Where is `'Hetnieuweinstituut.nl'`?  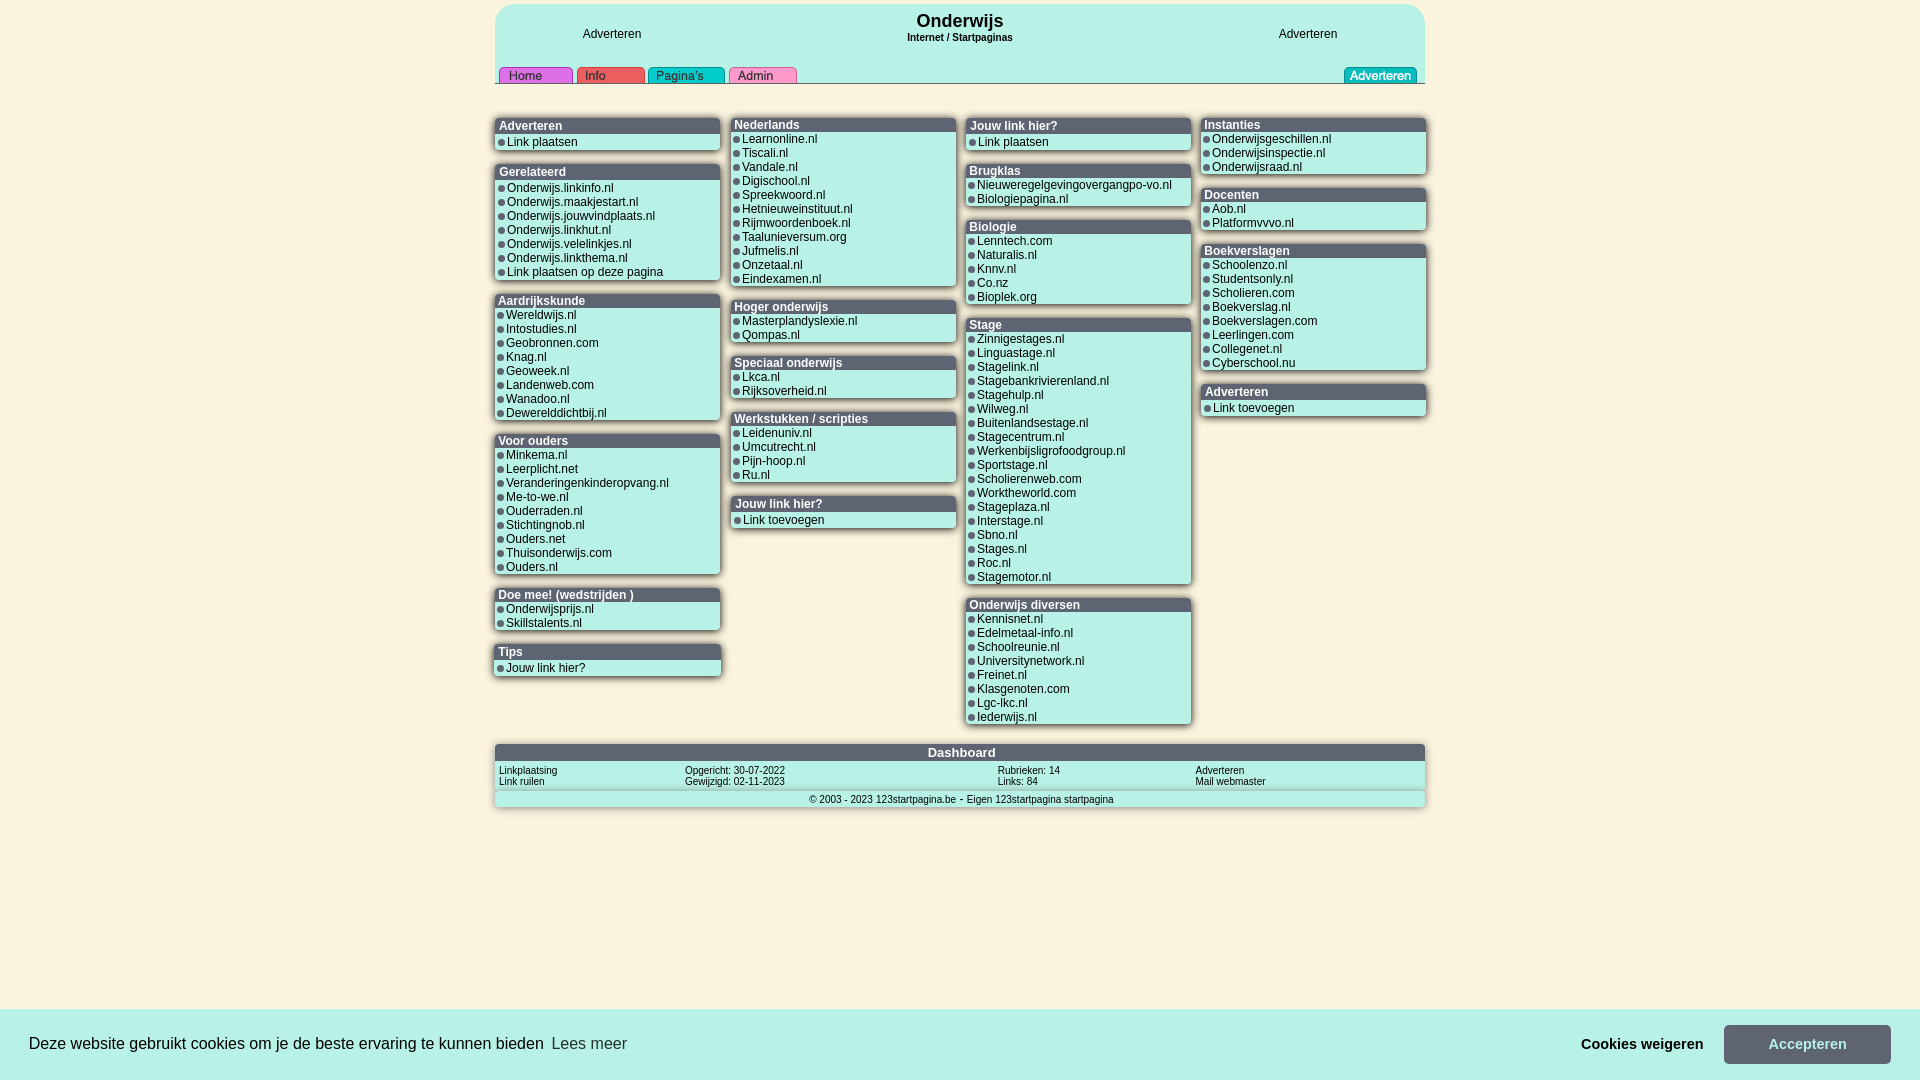
'Hetnieuweinstituut.nl' is located at coordinates (796, 208).